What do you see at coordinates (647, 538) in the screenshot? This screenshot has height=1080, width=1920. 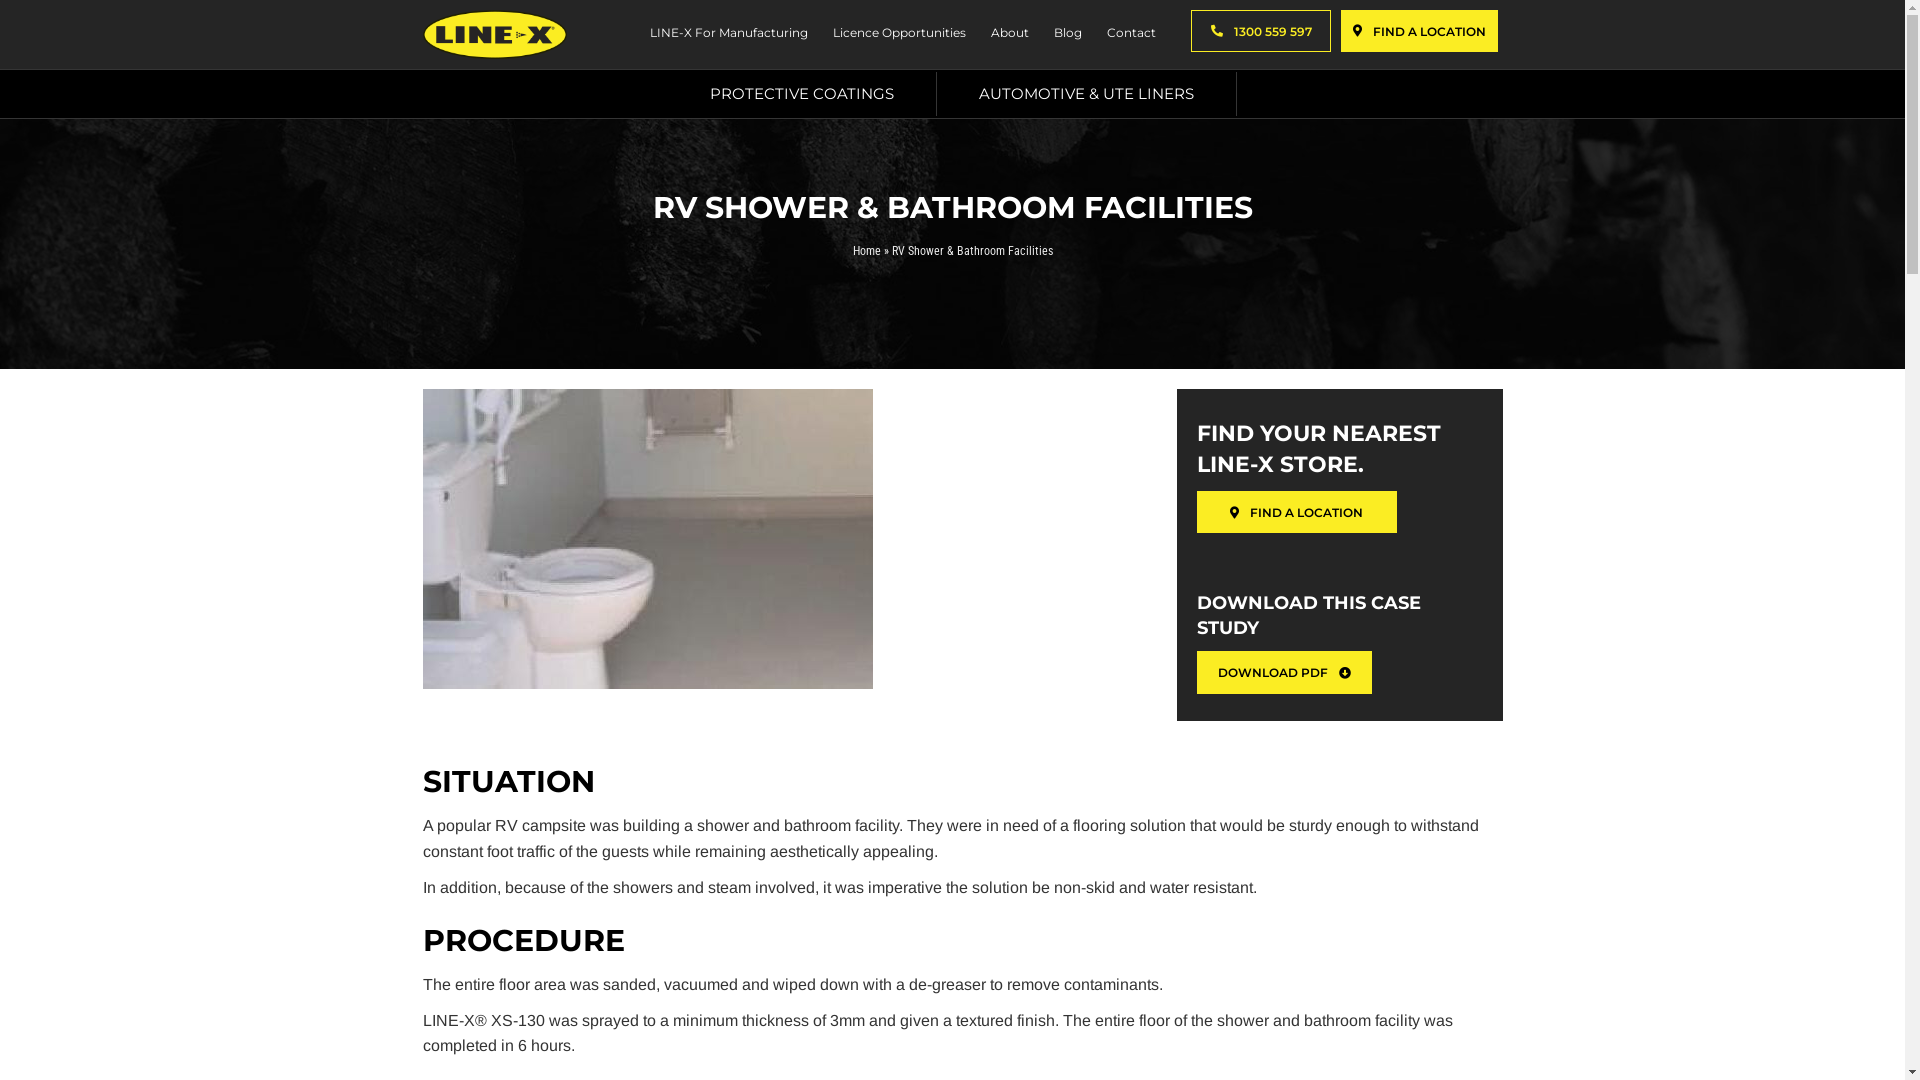 I see `'RV shower & Bathroom Facilities'` at bounding box center [647, 538].